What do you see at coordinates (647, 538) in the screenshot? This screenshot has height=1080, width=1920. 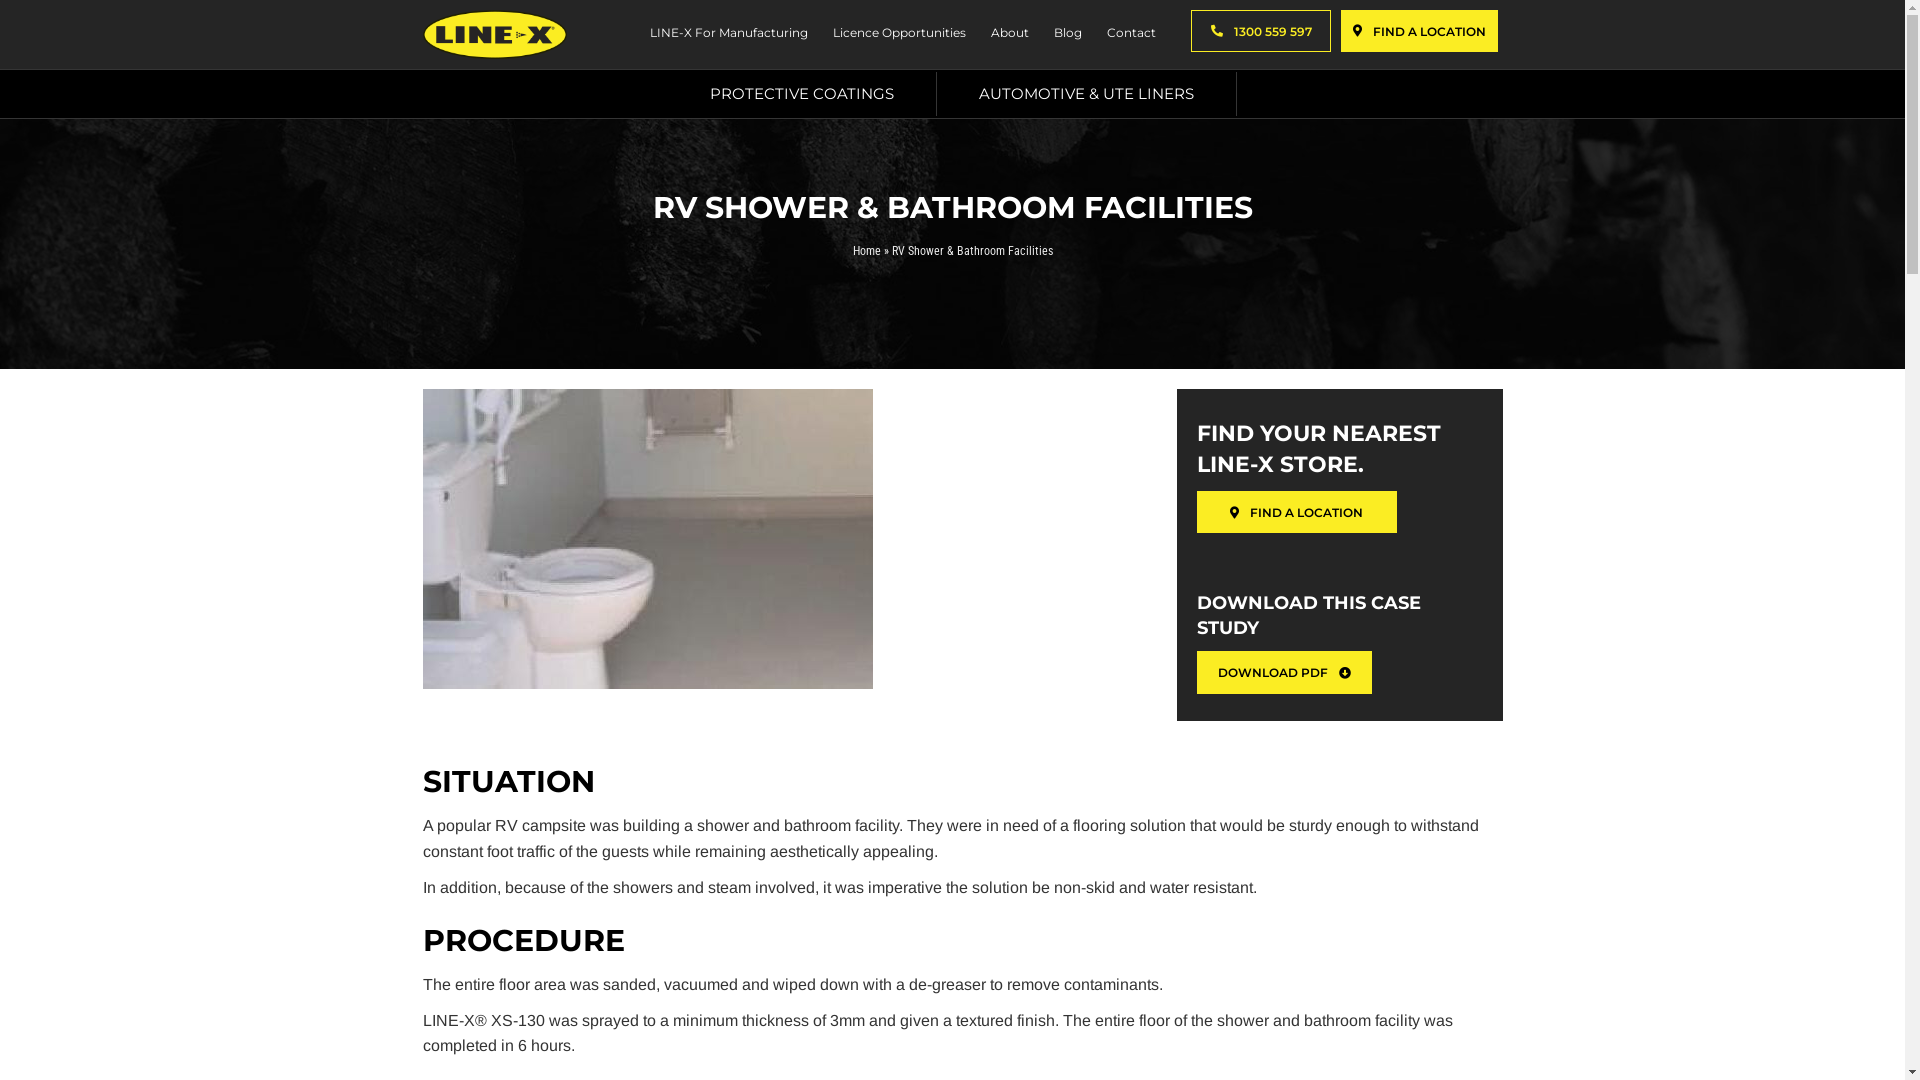 I see `'RV shower & Bathroom Facilities'` at bounding box center [647, 538].